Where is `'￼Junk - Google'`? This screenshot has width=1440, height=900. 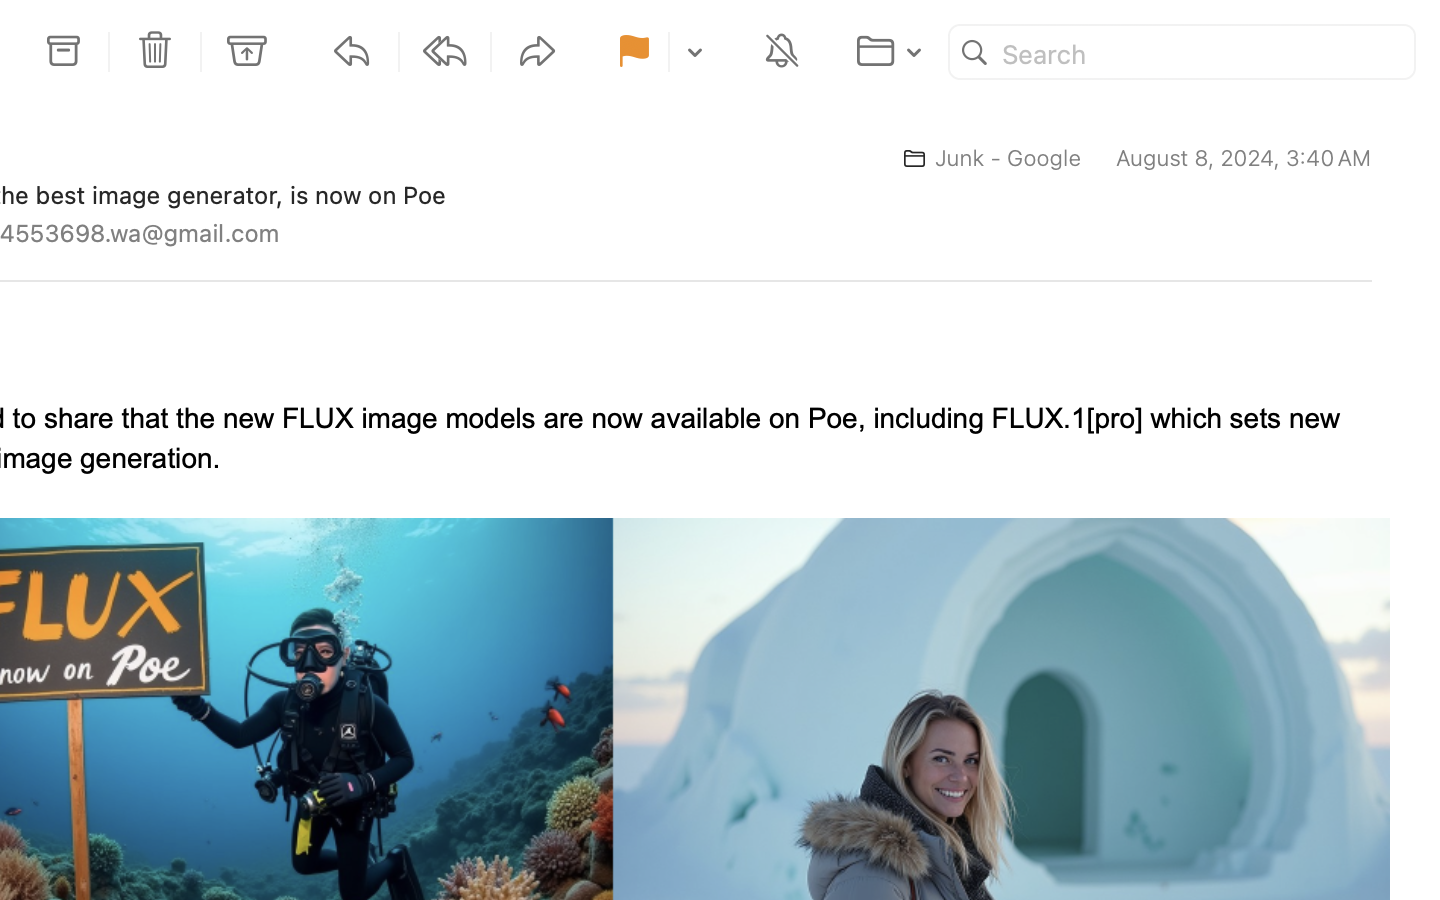
'￼Junk - Google' is located at coordinates (982, 158).